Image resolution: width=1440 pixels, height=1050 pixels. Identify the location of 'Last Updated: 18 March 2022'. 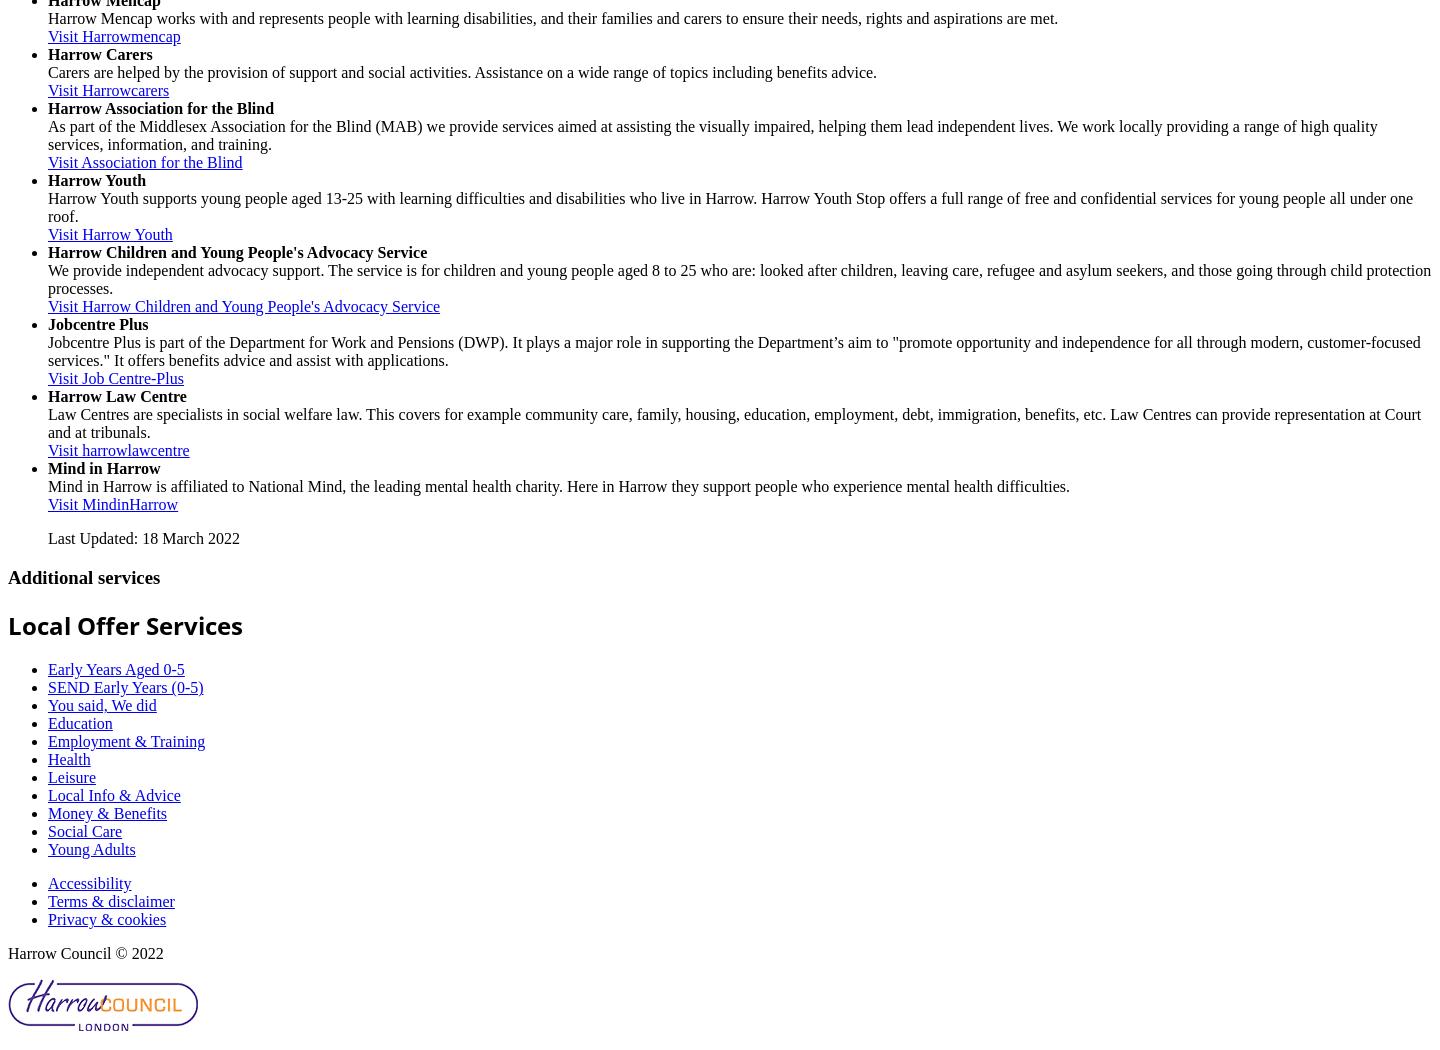
(142, 537).